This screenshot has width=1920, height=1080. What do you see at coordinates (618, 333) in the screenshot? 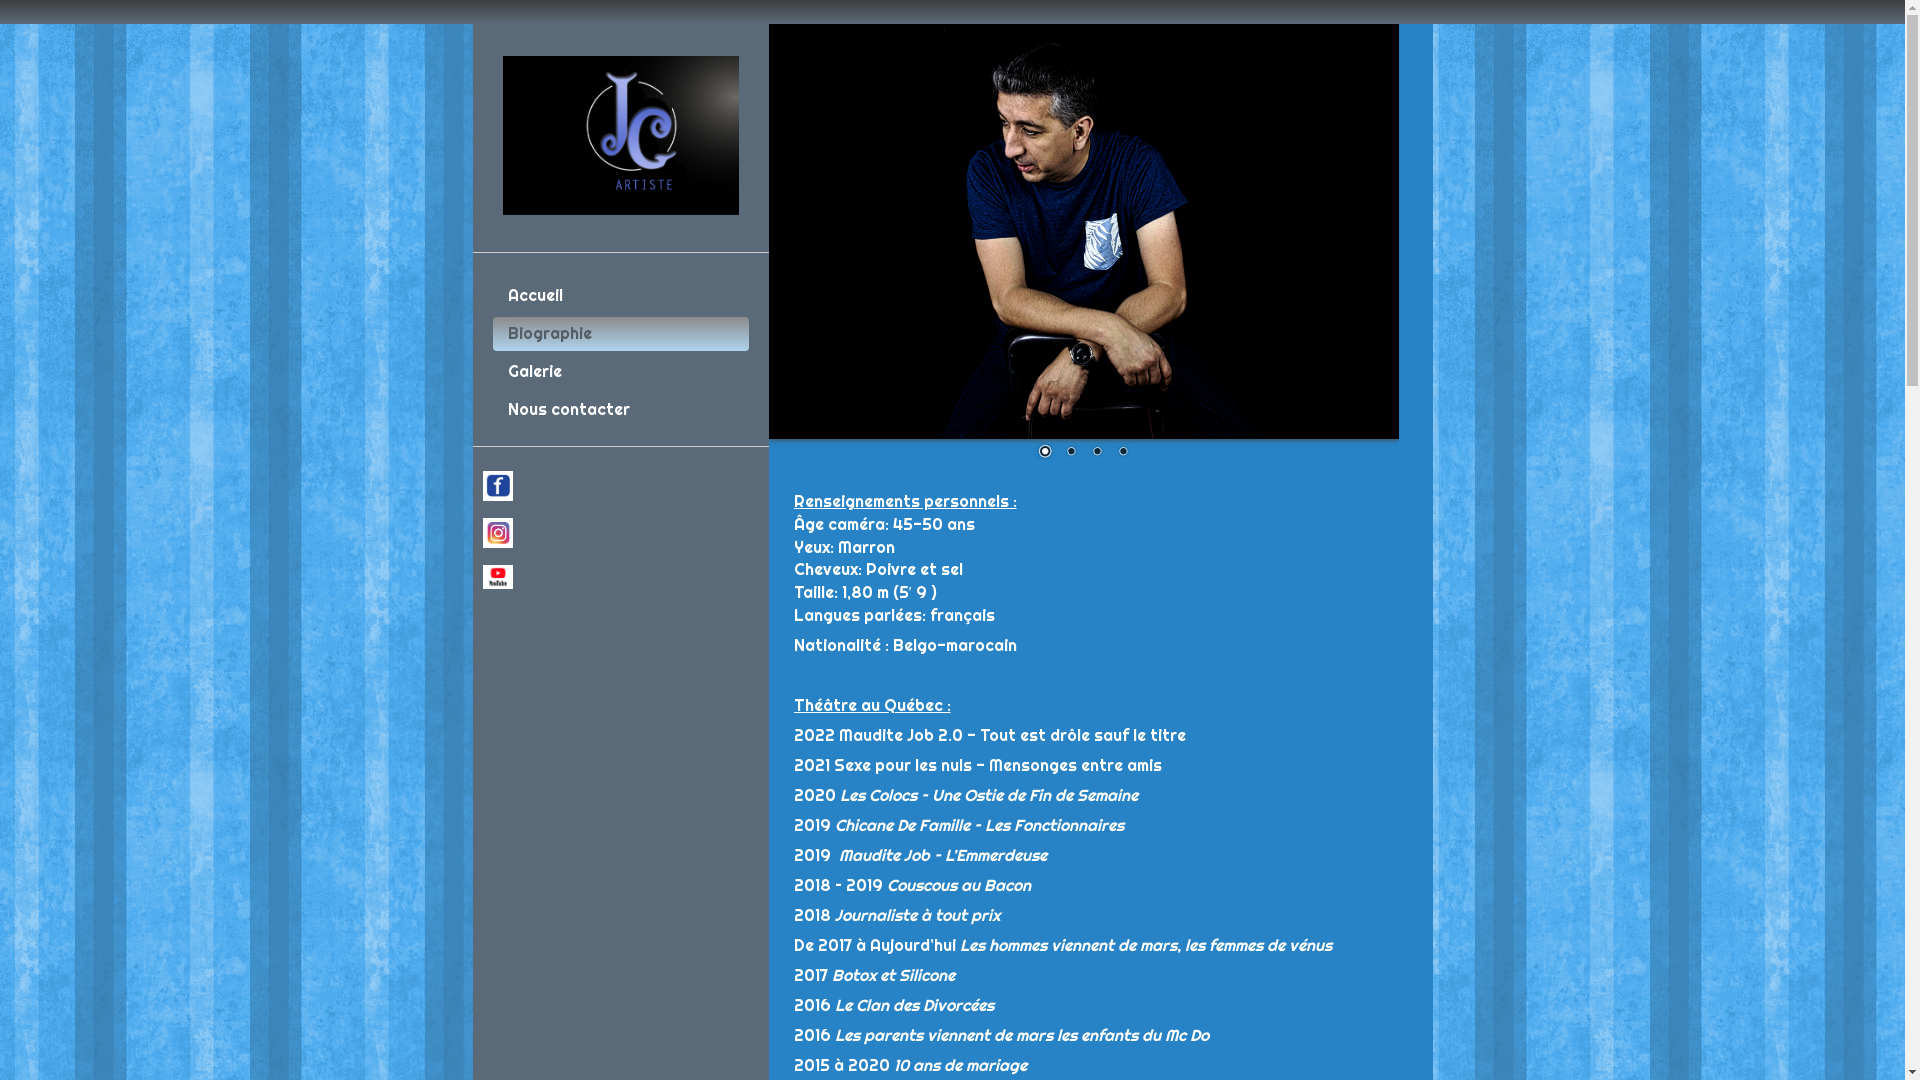
I see `'Biographie'` at bounding box center [618, 333].